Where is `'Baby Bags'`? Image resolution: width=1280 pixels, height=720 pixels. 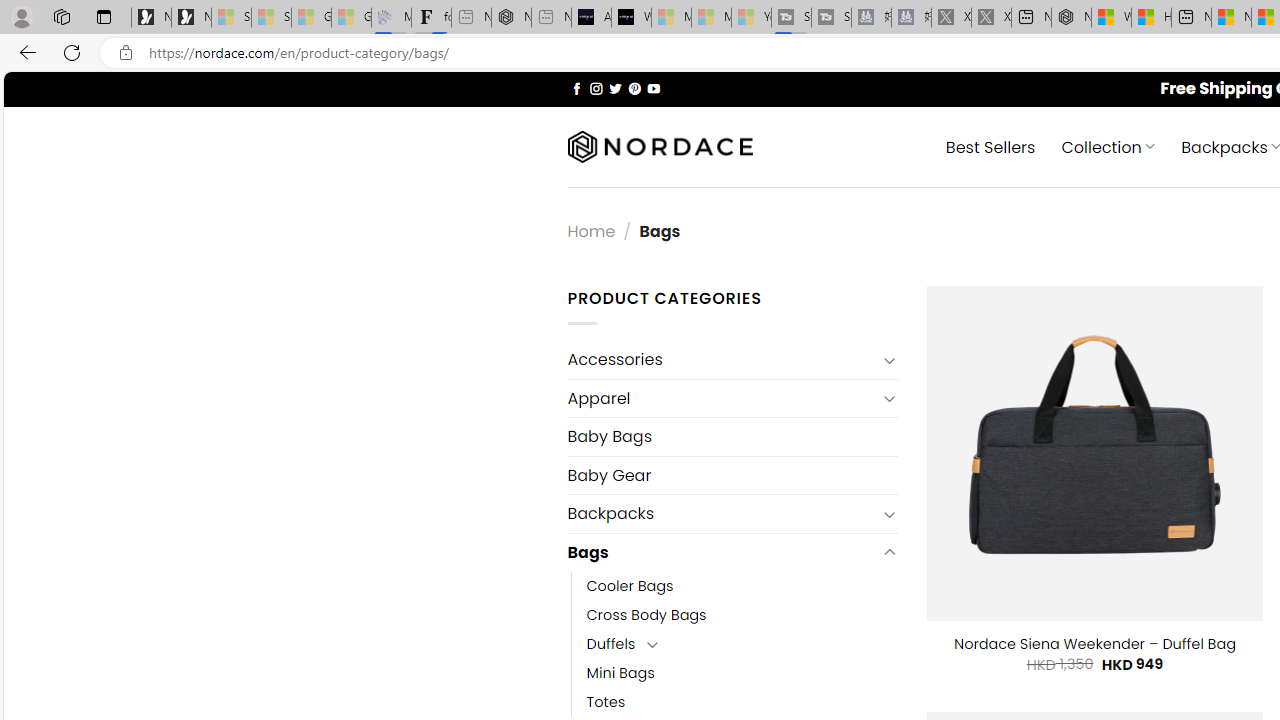
'Baby Bags' is located at coordinates (731, 436).